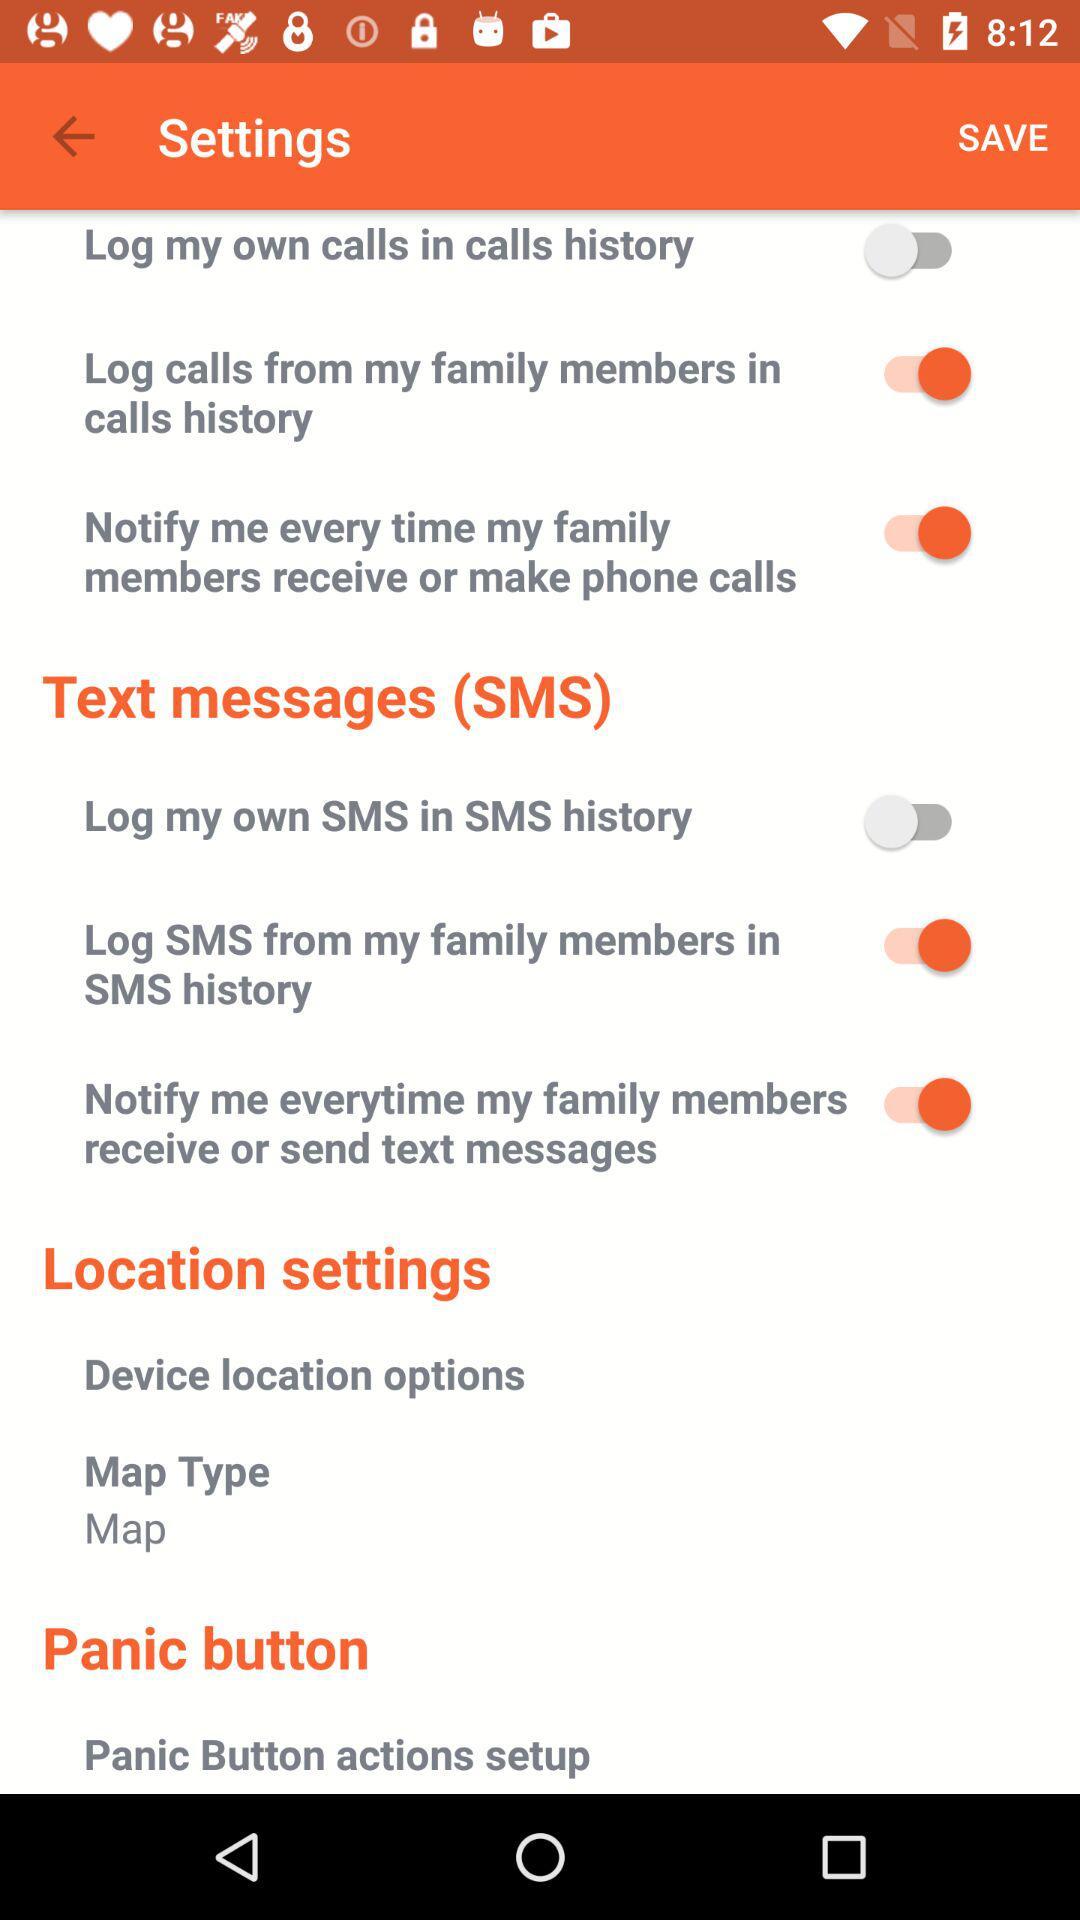 The width and height of the screenshot is (1080, 1920). I want to click on the item above the log my own icon, so click(72, 135).